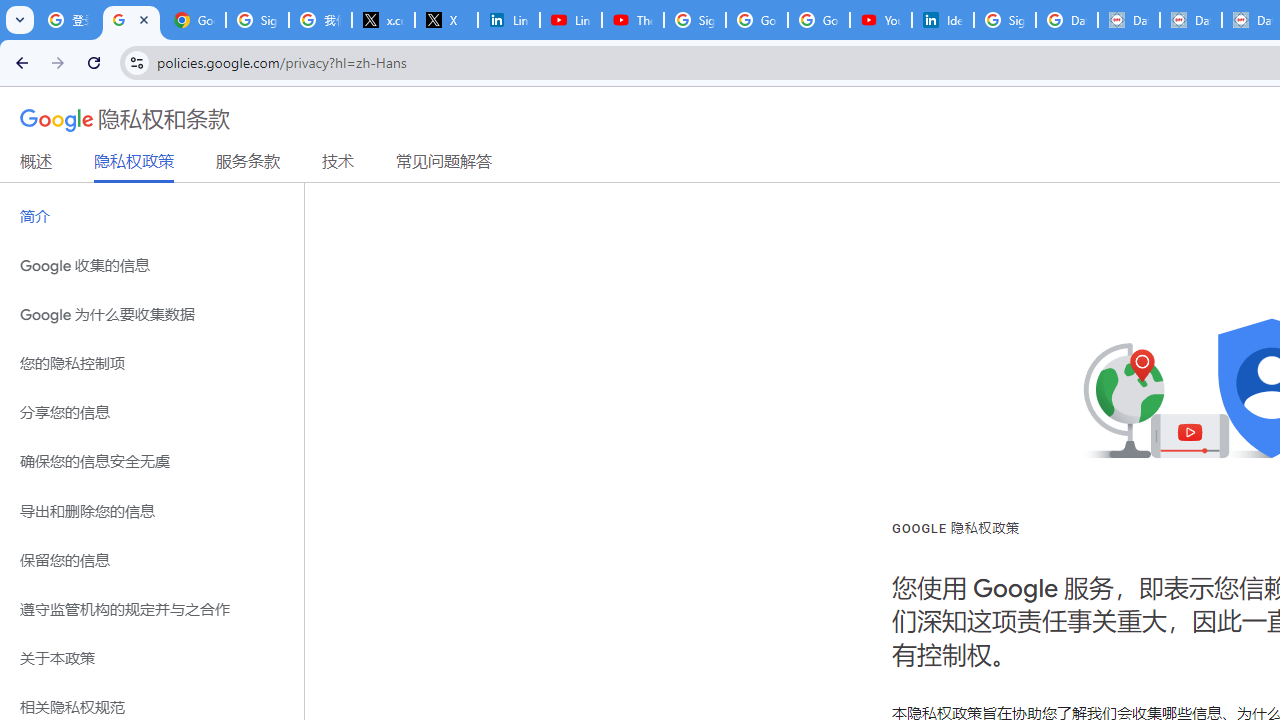 The width and height of the screenshot is (1280, 720). Describe the element at coordinates (1004, 20) in the screenshot. I see `'Sign in - Google Accounts'` at that location.